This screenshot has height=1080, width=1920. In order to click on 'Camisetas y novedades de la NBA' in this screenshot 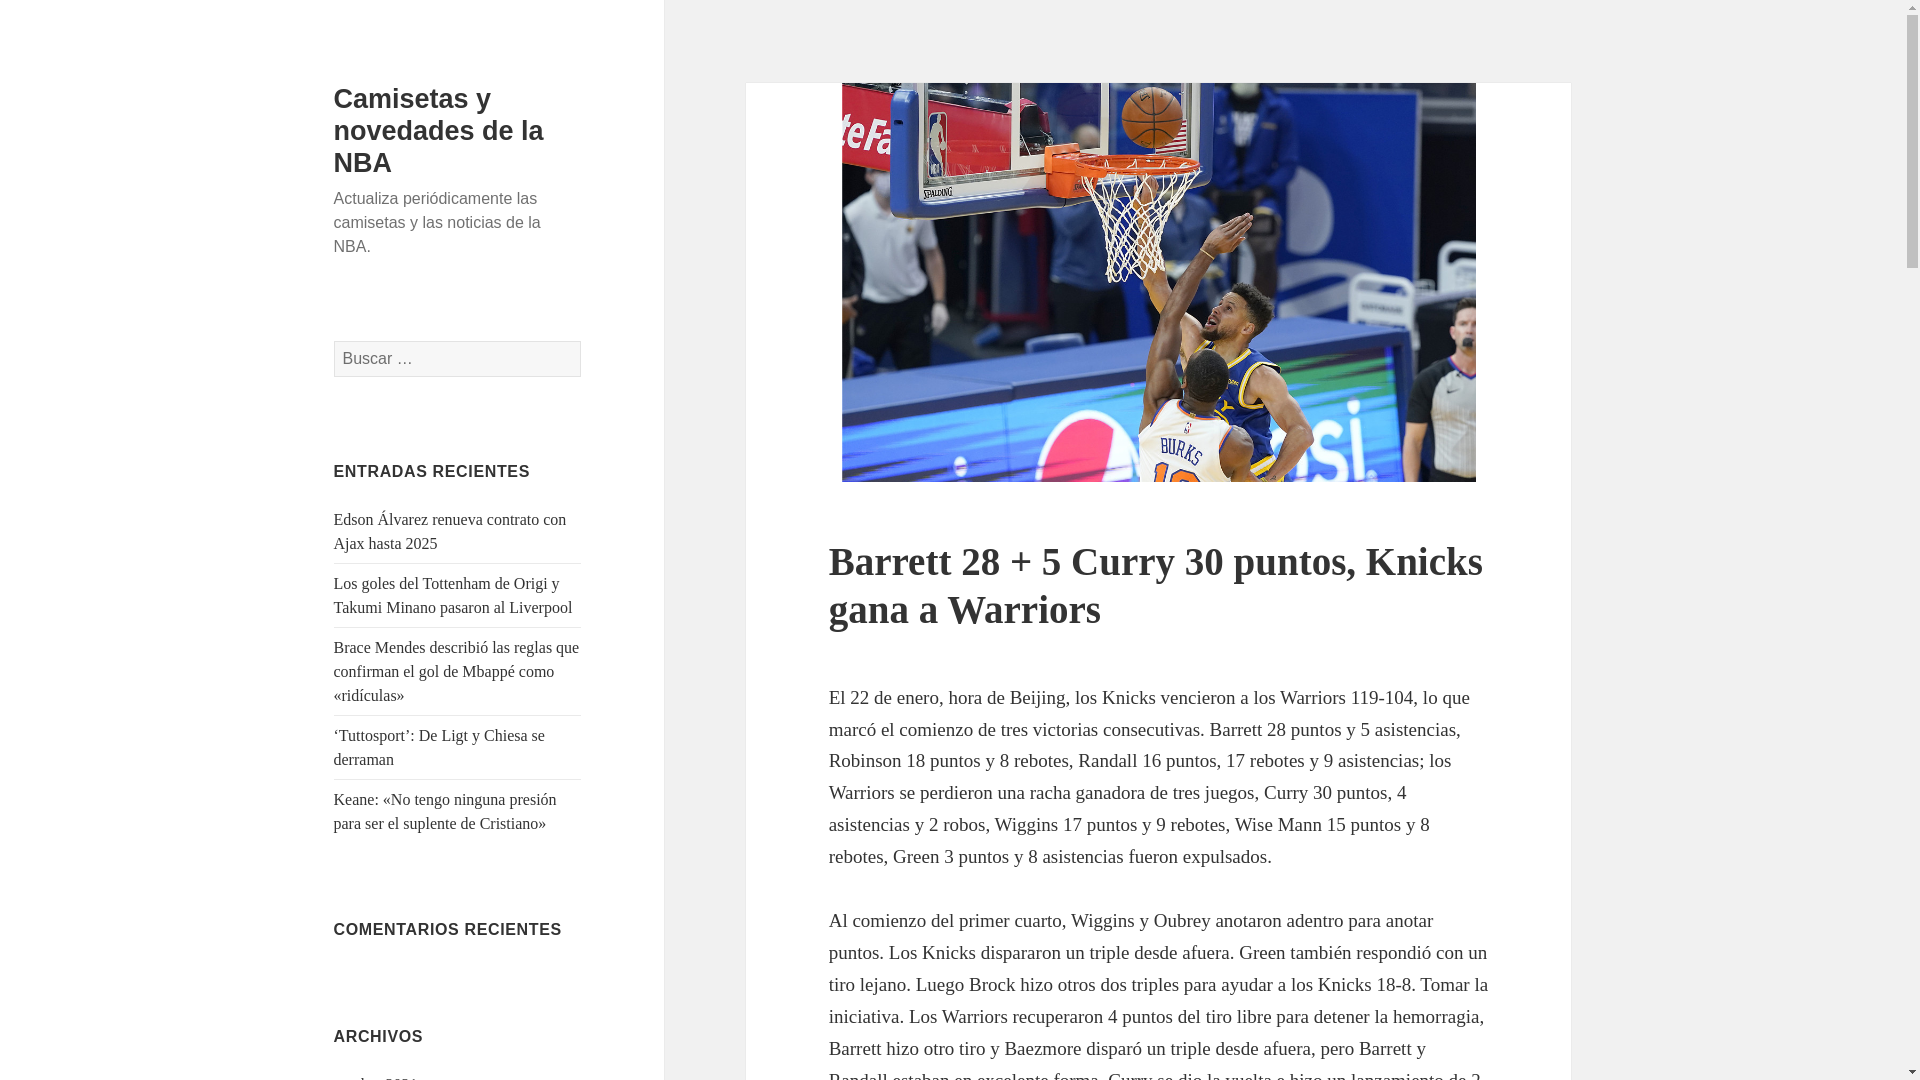, I will do `click(437, 131)`.